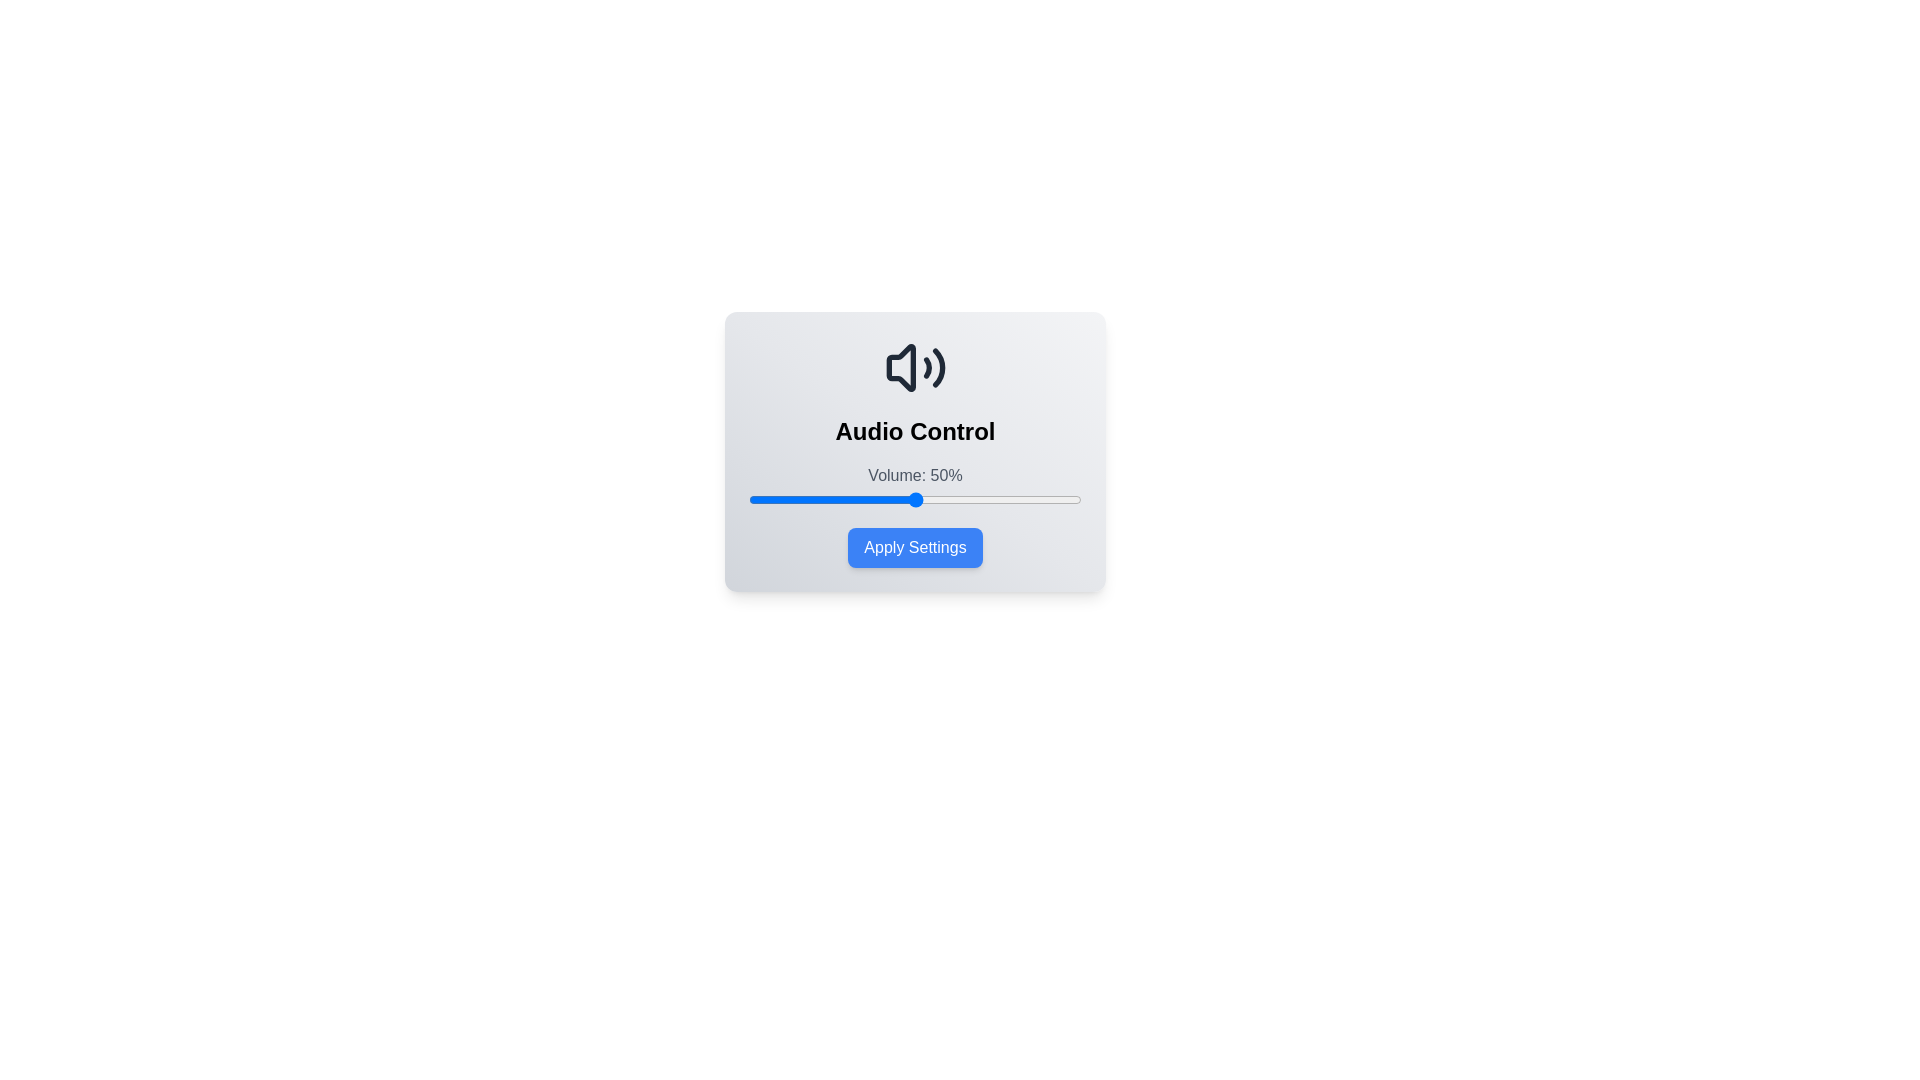  Describe the element at coordinates (914, 475) in the screenshot. I see `the static text label displaying 'Volume: 50%' located beneath the 'Audio Control' header and above the progress slider bar` at that location.